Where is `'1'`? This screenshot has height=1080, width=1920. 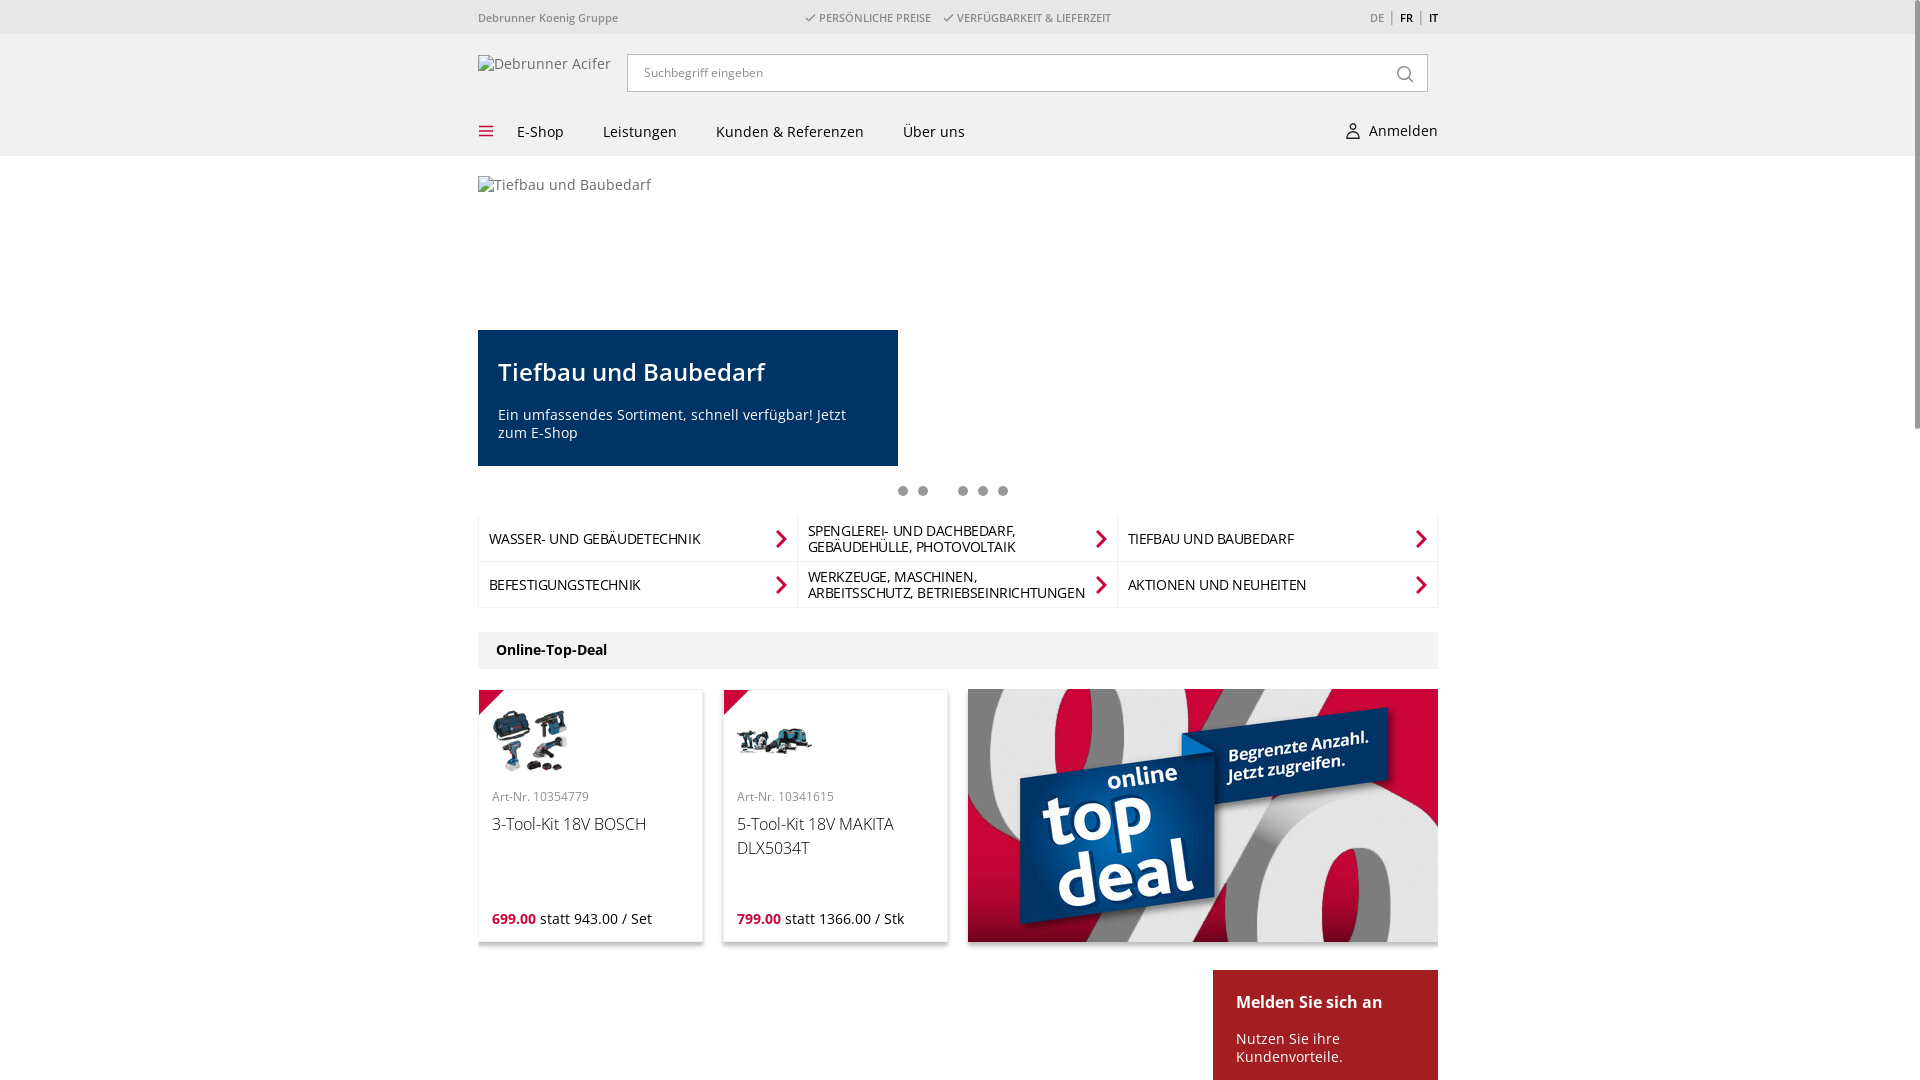 '1' is located at coordinates (901, 490).